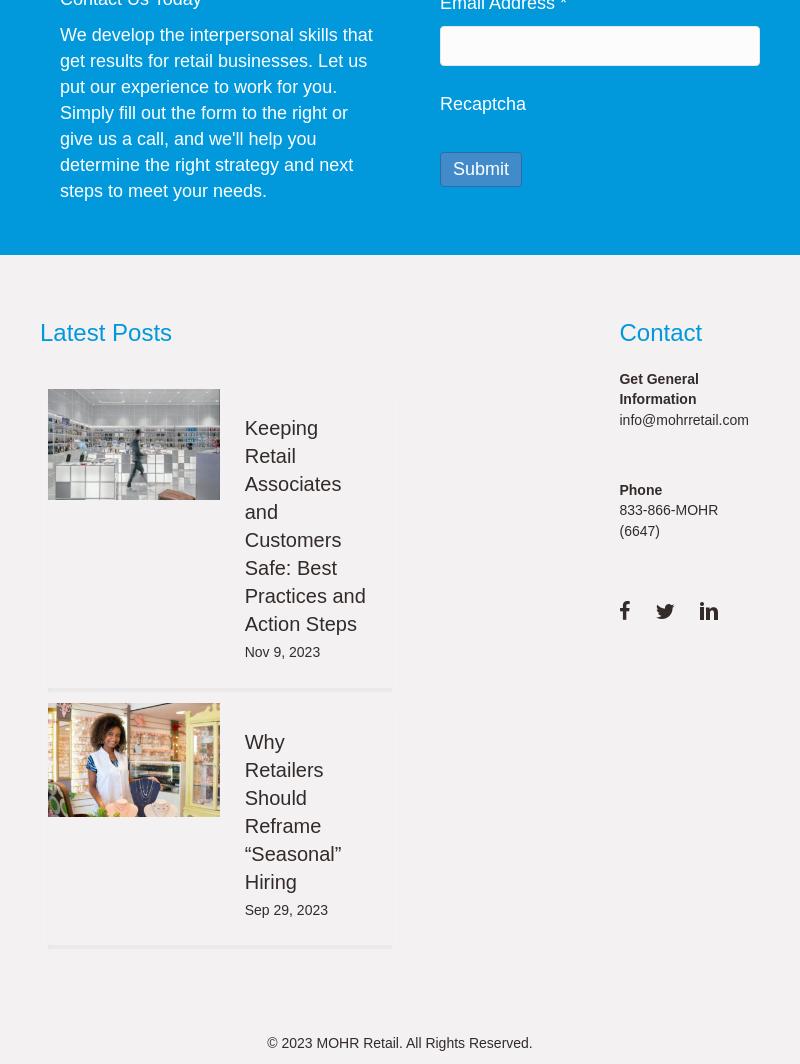  I want to click on 'Get General Information', so click(657, 388).